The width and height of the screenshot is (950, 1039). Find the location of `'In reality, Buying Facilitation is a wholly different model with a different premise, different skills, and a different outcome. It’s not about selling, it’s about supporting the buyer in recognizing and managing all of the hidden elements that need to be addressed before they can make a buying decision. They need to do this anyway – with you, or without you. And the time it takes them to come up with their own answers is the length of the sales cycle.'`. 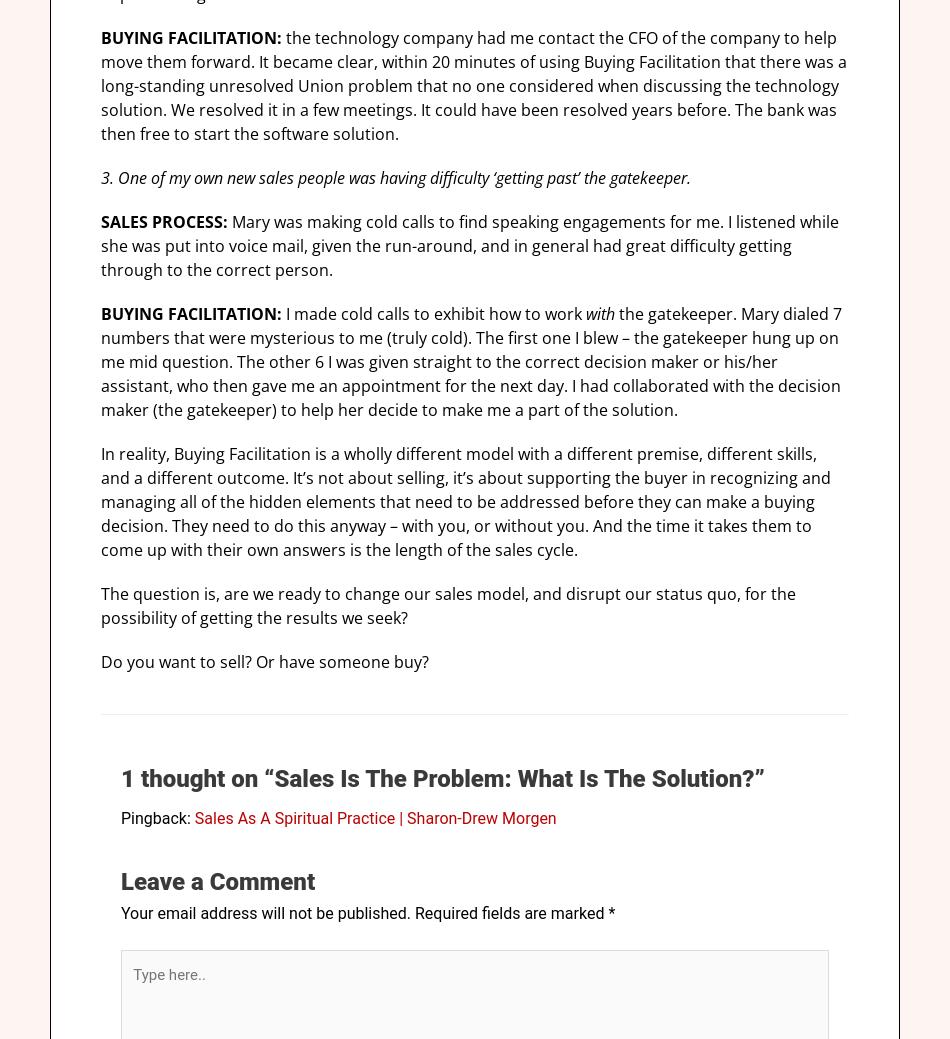

'In reality, Buying Facilitation is a wholly different model with a different premise, different skills, and a different outcome. It’s not about selling, it’s about supporting the buyer in recognizing and managing all of the hidden elements that need to be addressed before they can make a buying decision. They need to do this anyway – with you, or without you. And the time it takes them to come up with their own answers is the length of the sales cycle.' is located at coordinates (464, 501).